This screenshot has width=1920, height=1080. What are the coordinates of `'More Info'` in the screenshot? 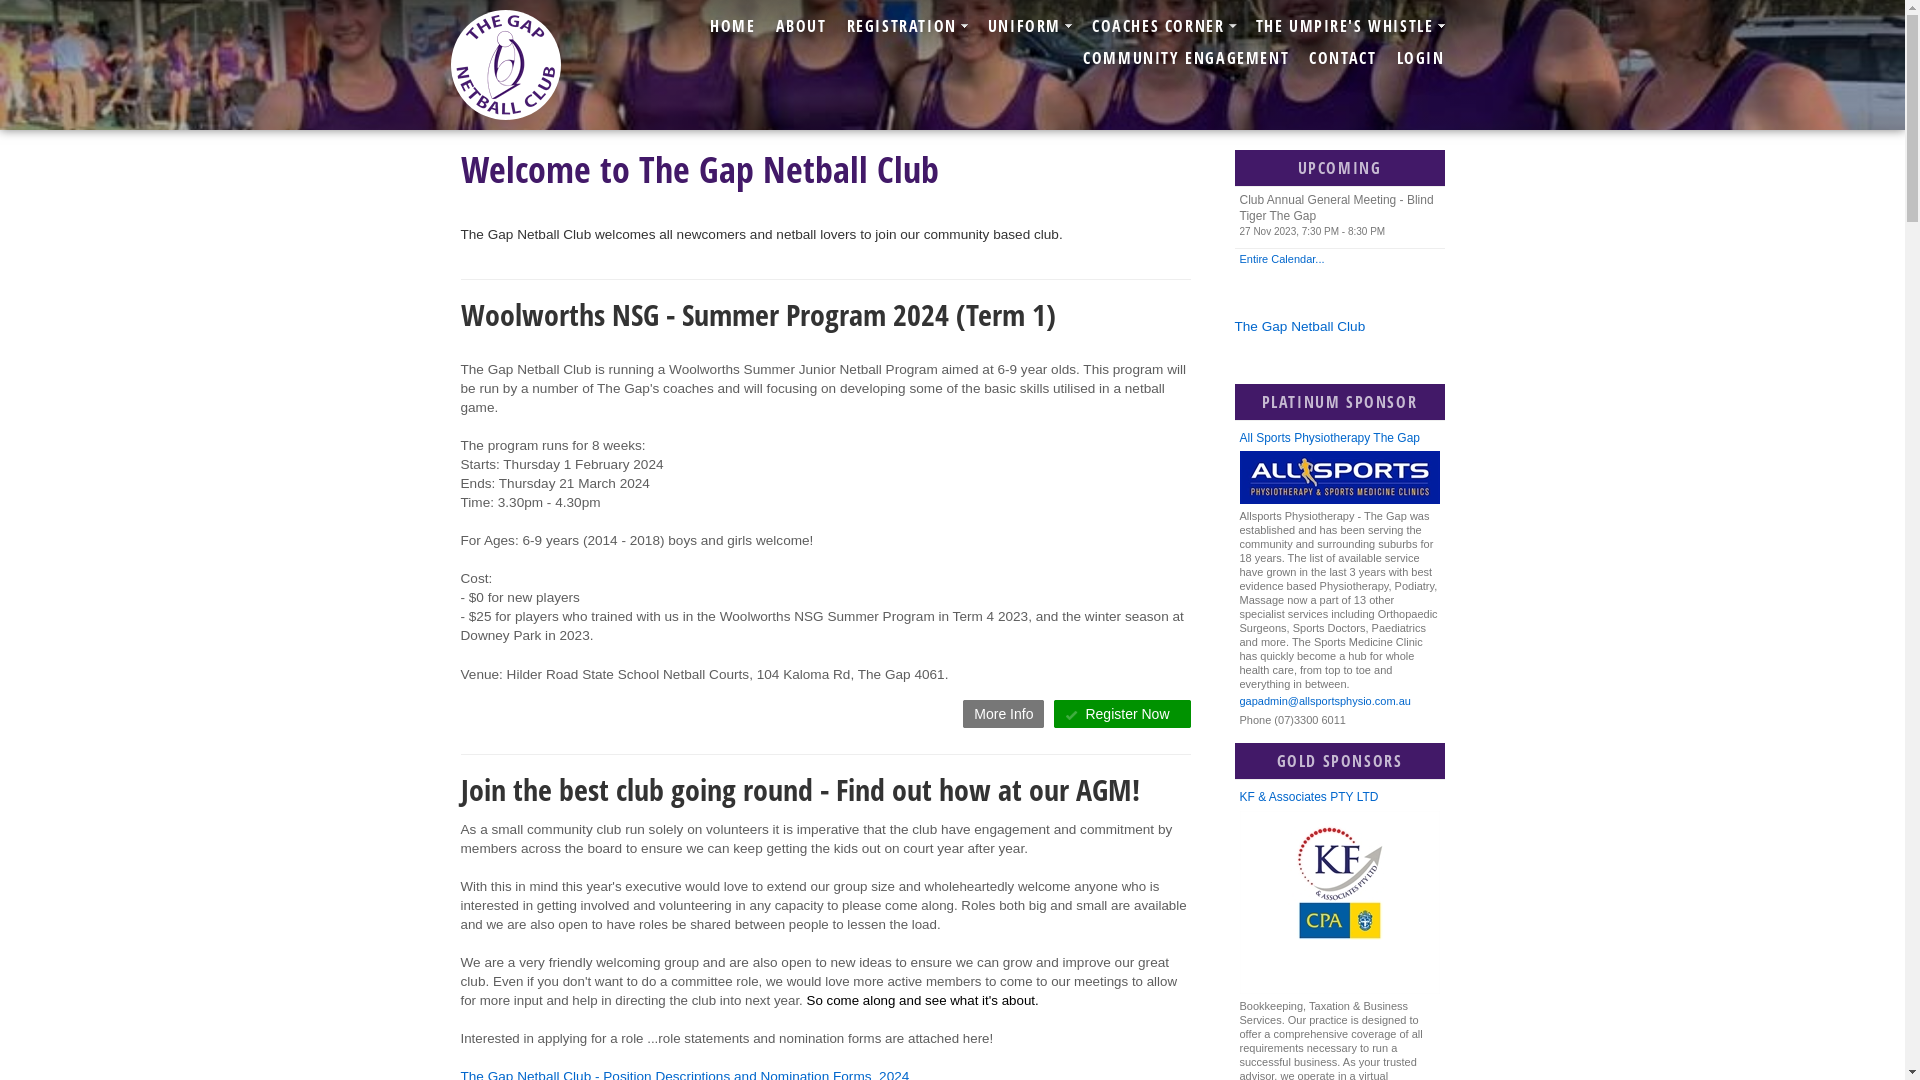 It's located at (1003, 712).